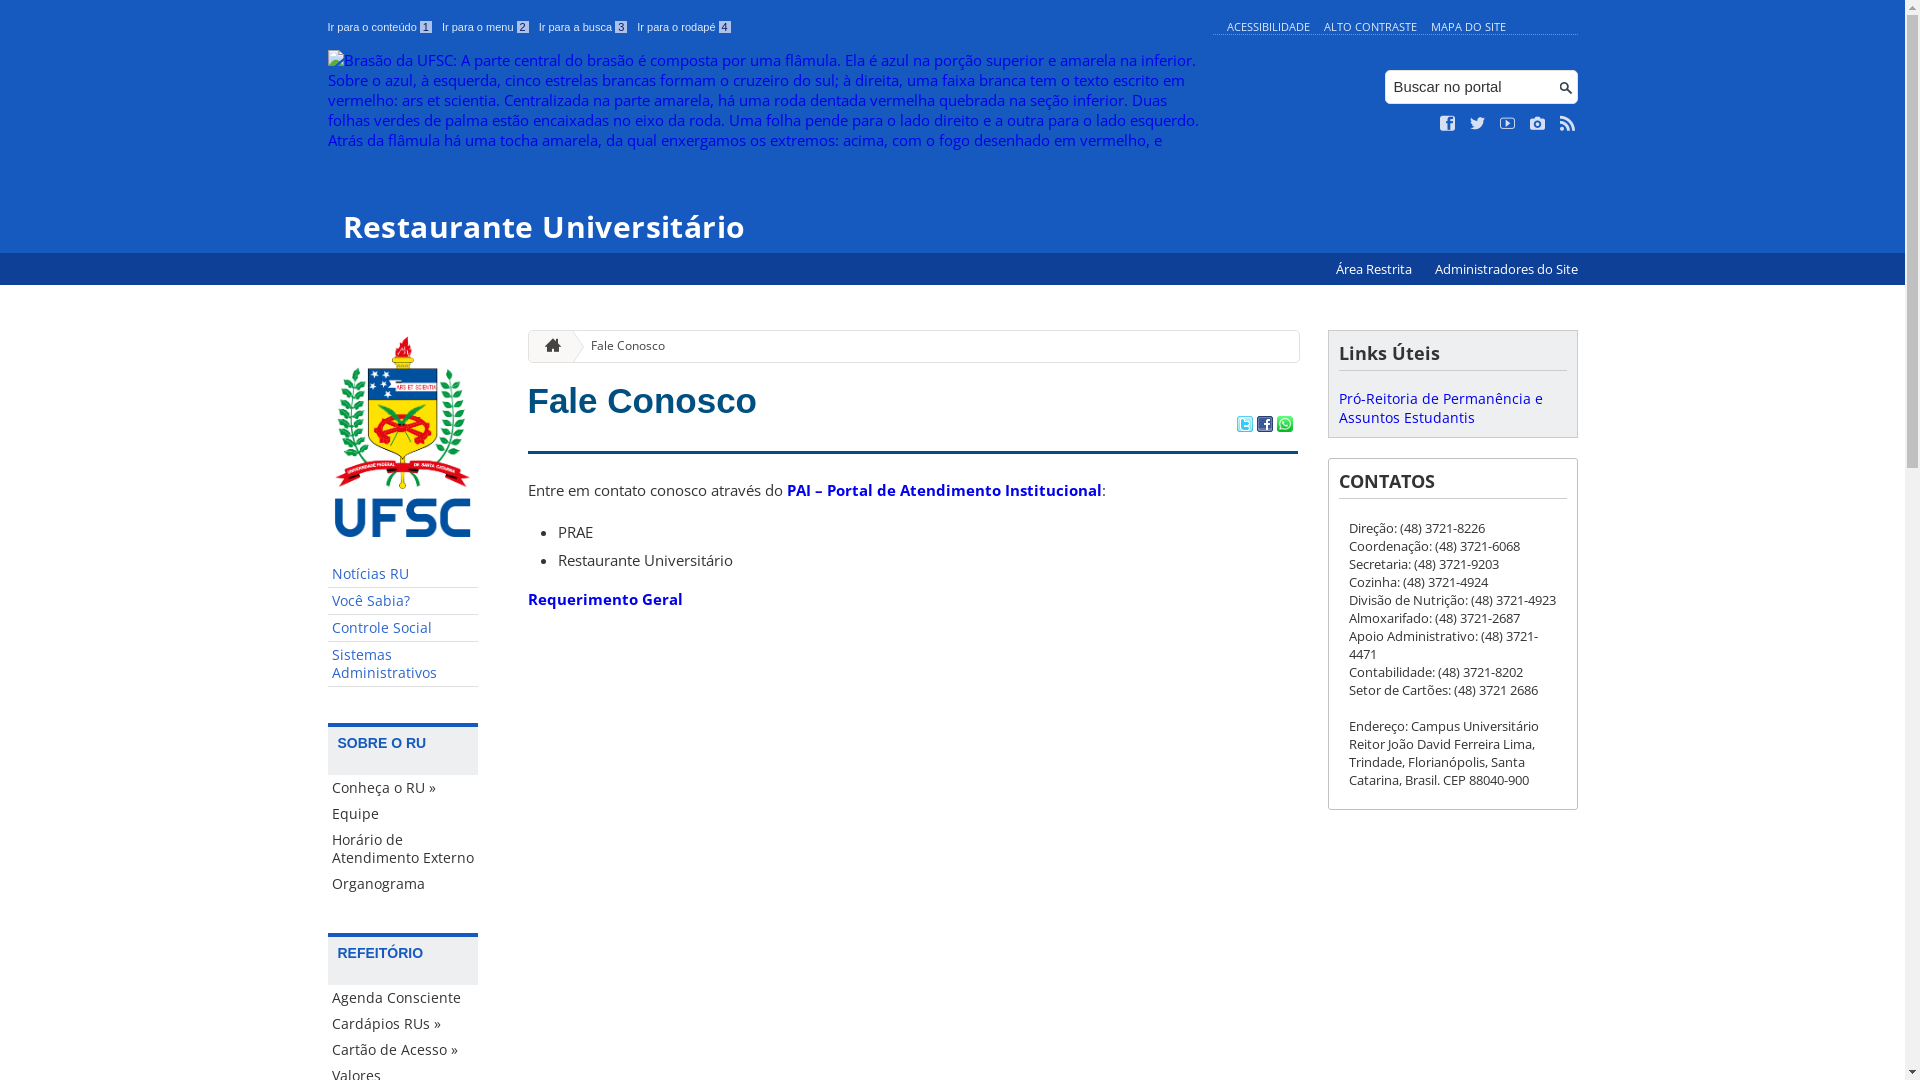  I want to click on 'ALTO CONTRASTE', so click(1369, 26).